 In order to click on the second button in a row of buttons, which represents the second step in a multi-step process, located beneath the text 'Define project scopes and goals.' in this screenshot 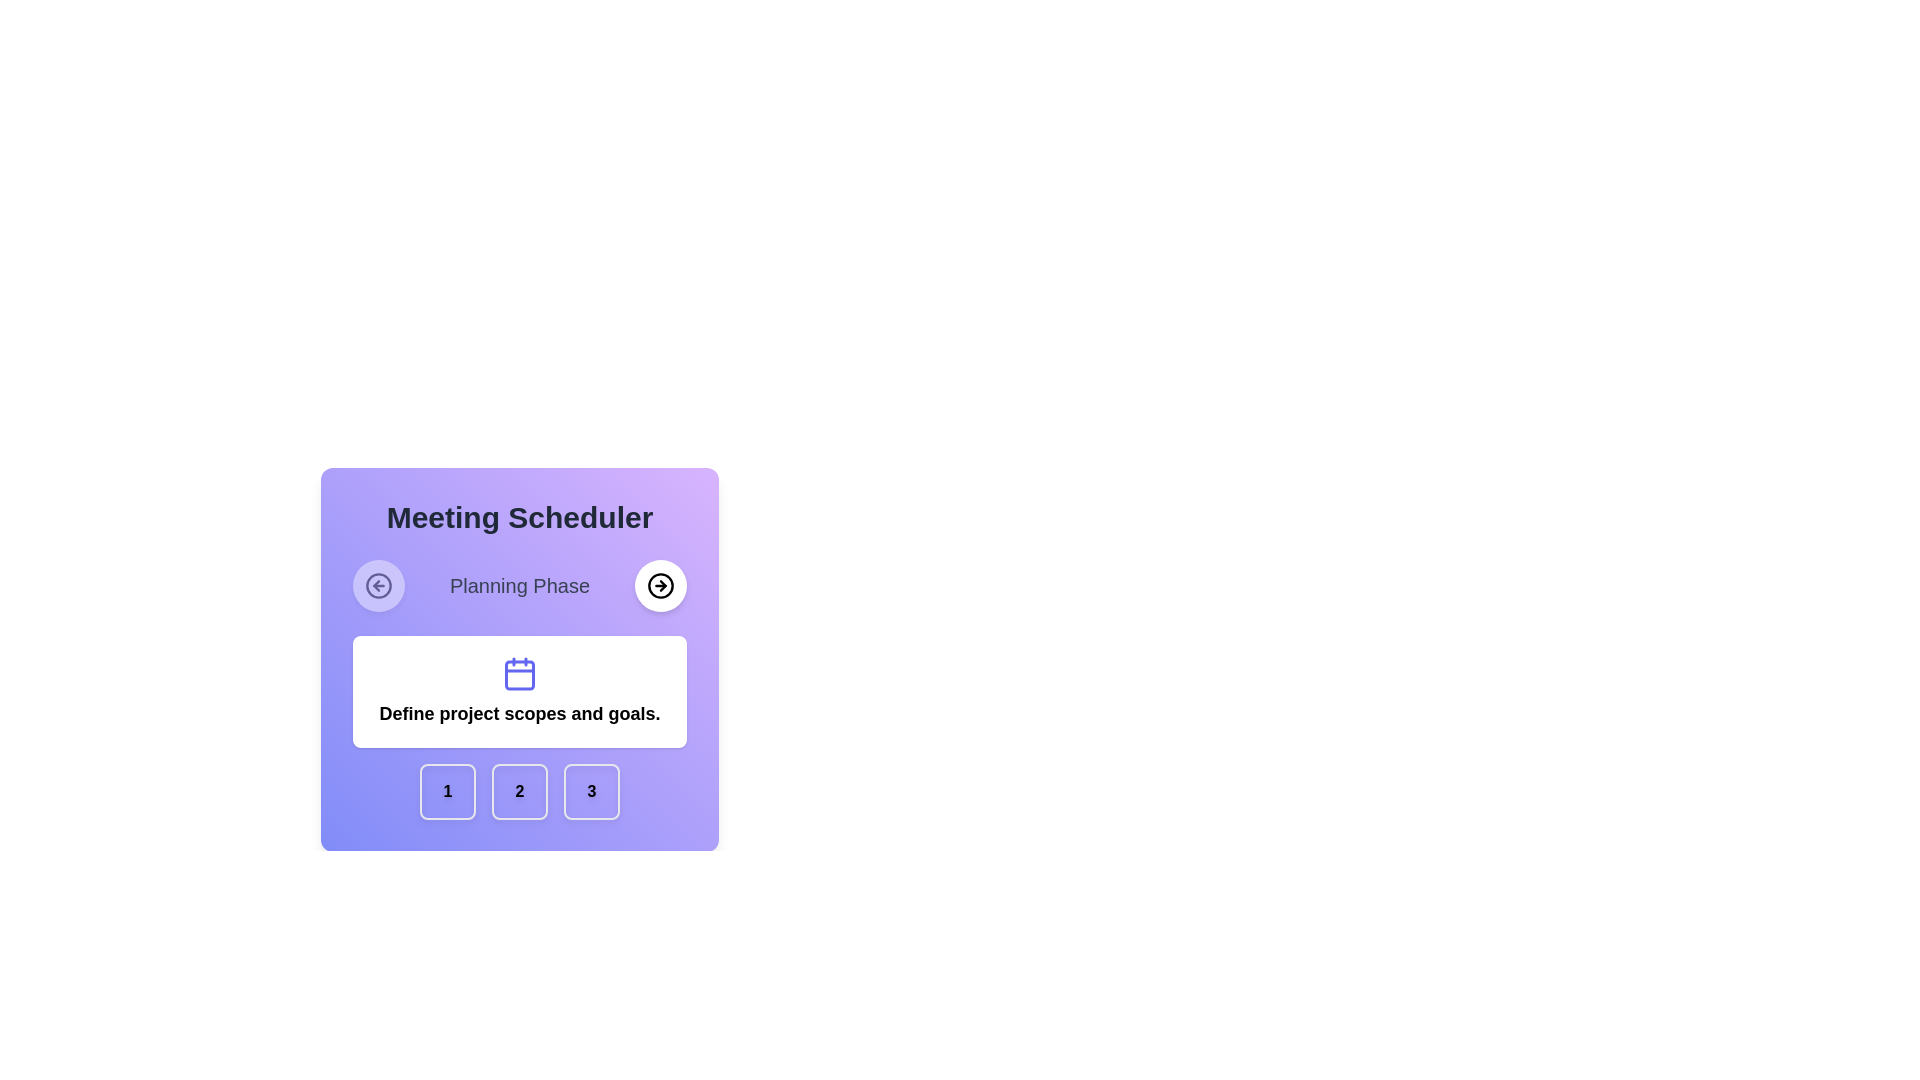, I will do `click(519, 790)`.